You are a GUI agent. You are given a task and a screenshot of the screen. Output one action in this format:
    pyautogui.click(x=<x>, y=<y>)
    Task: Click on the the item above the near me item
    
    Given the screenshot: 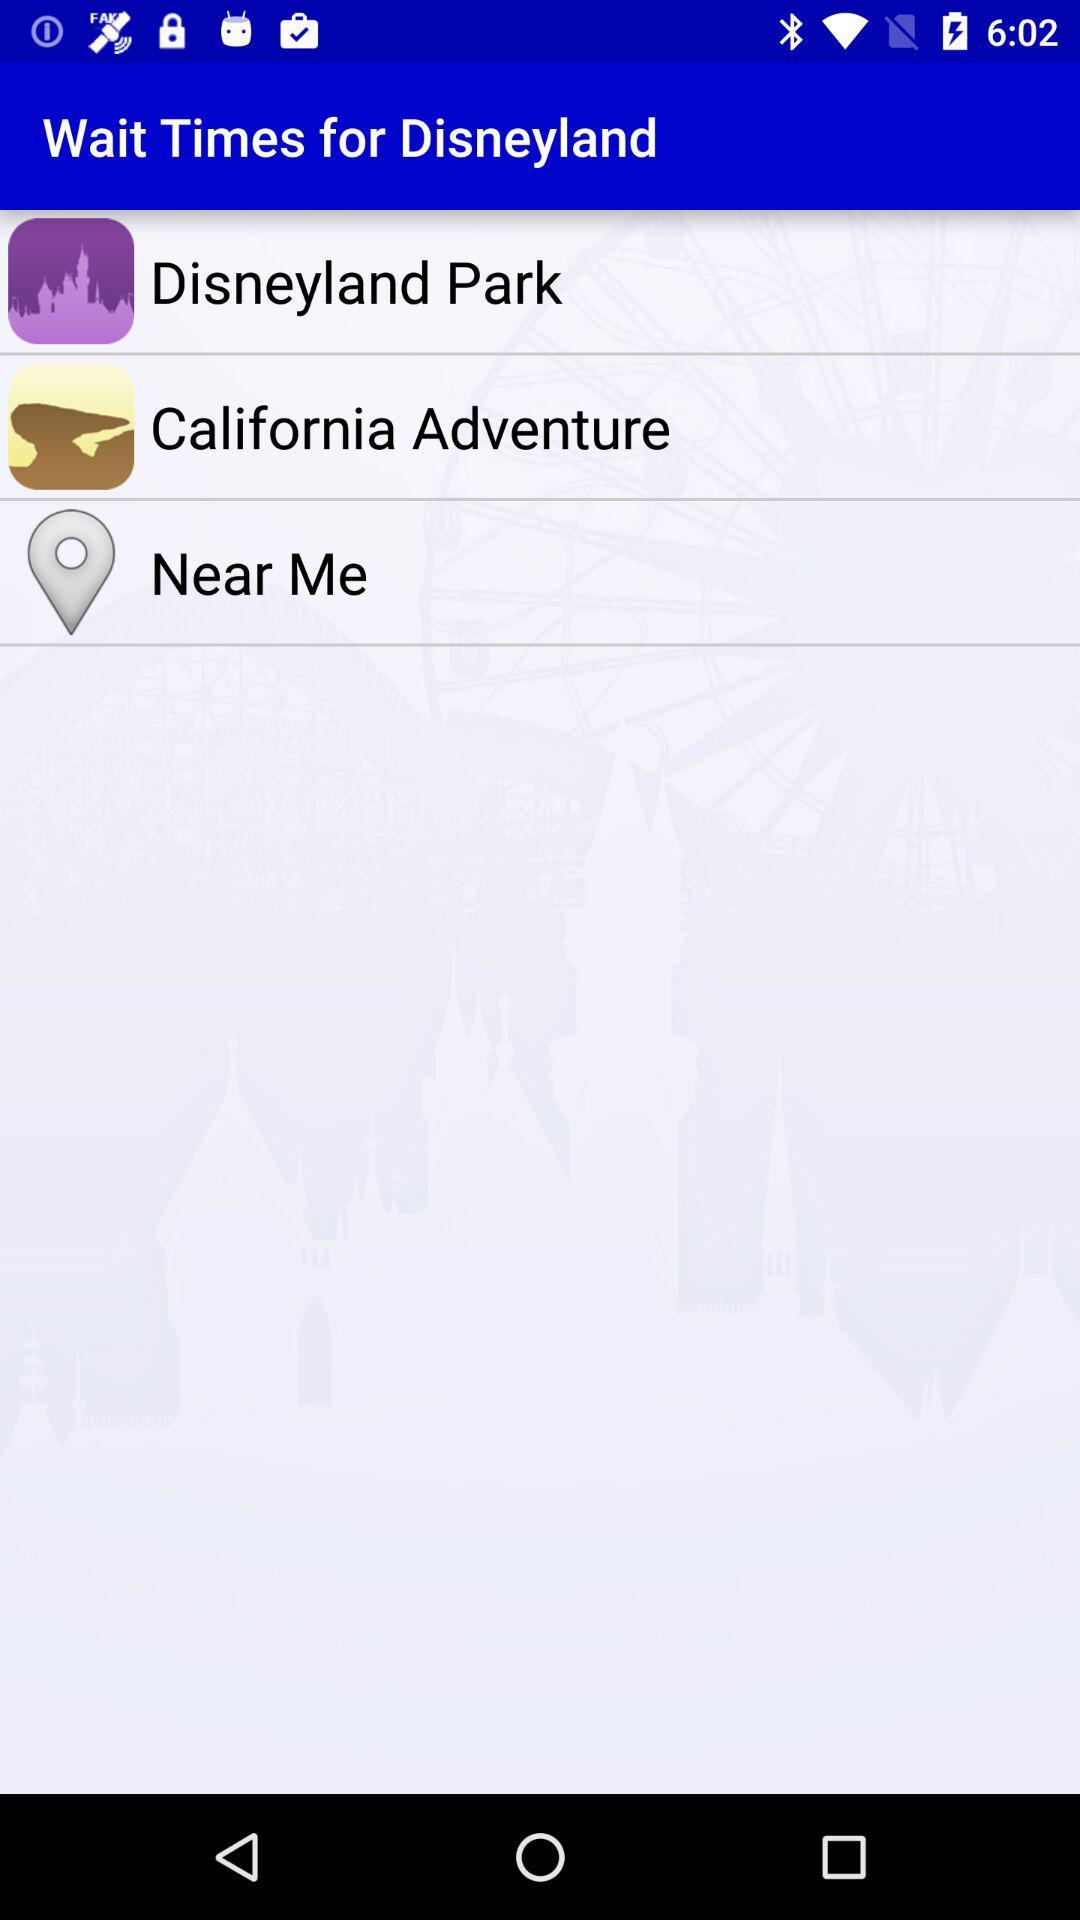 What is the action you would take?
    pyautogui.click(x=609, y=425)
    